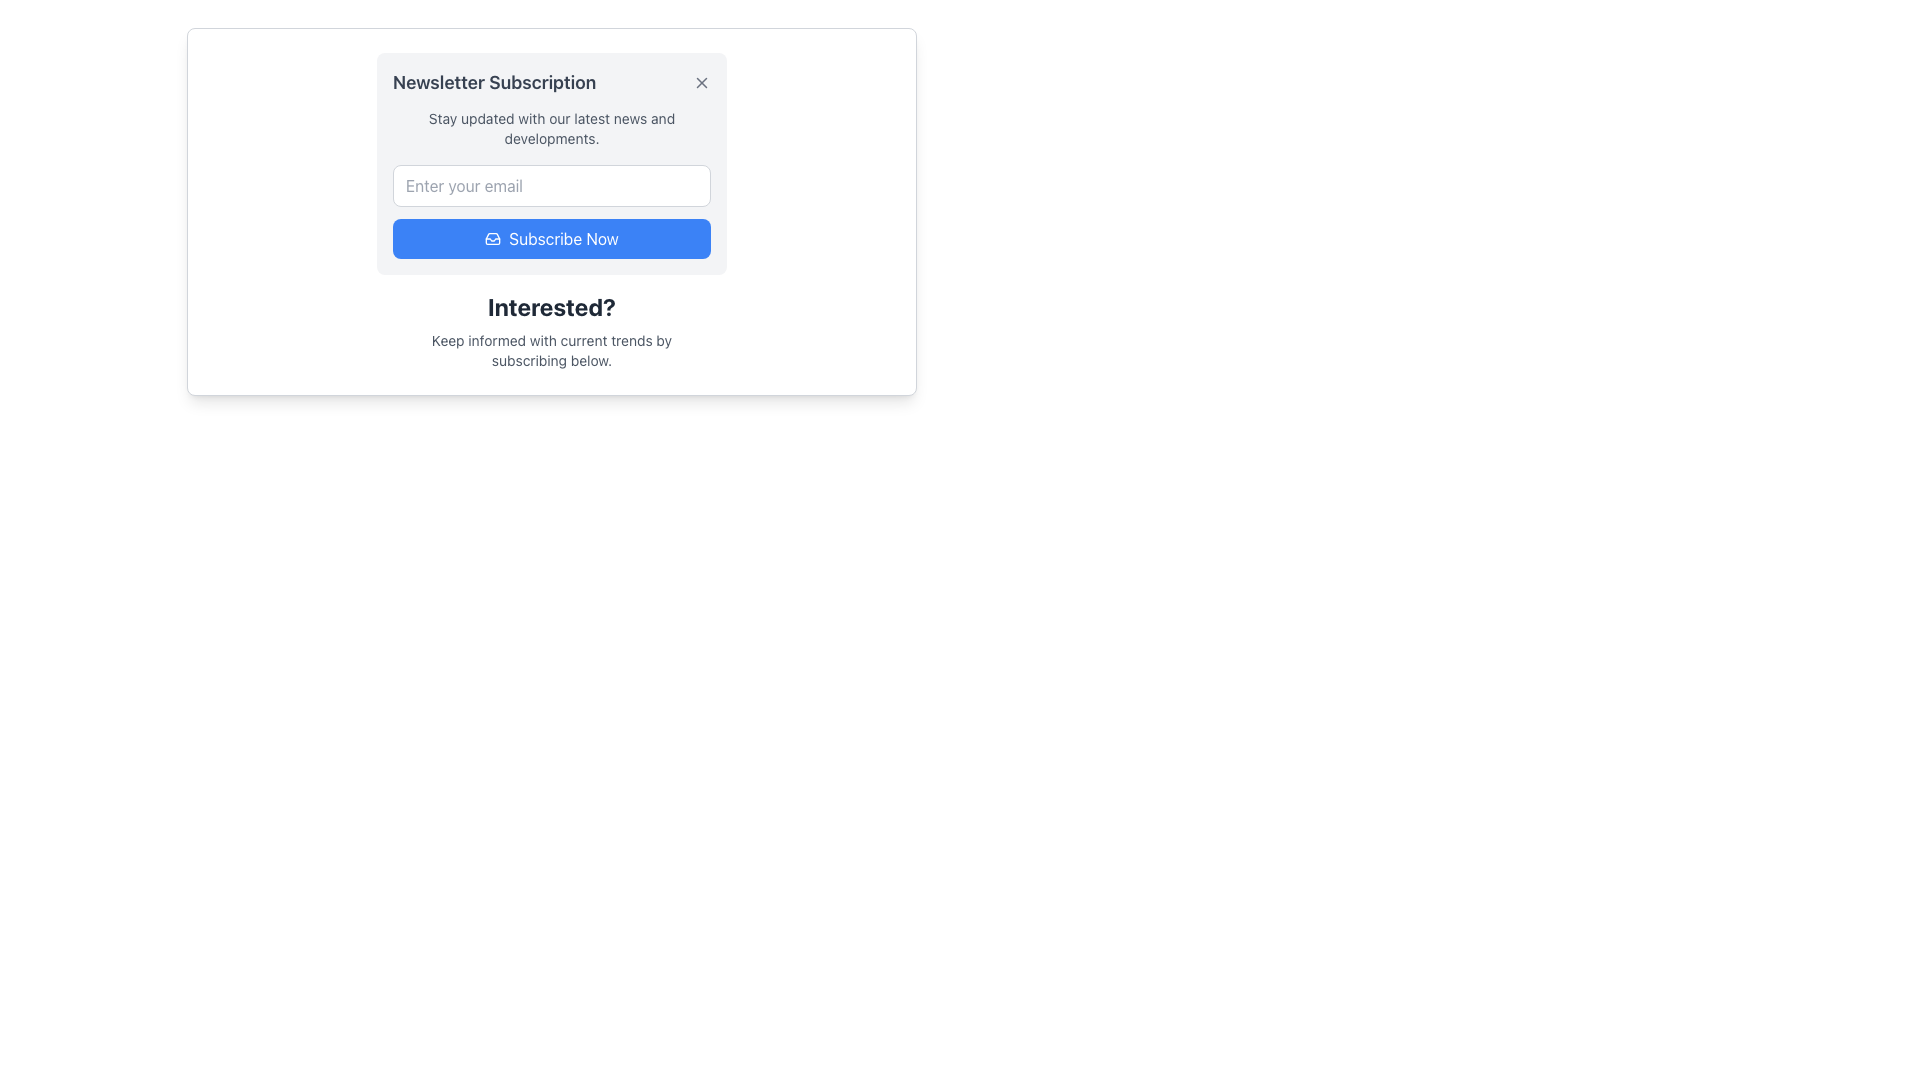 Image resolution: width=1920 pixels, height=1080 pixels. I want to click on the 'Submit' button located in the 'Newsletter Subscription' section, so click(552, 212).